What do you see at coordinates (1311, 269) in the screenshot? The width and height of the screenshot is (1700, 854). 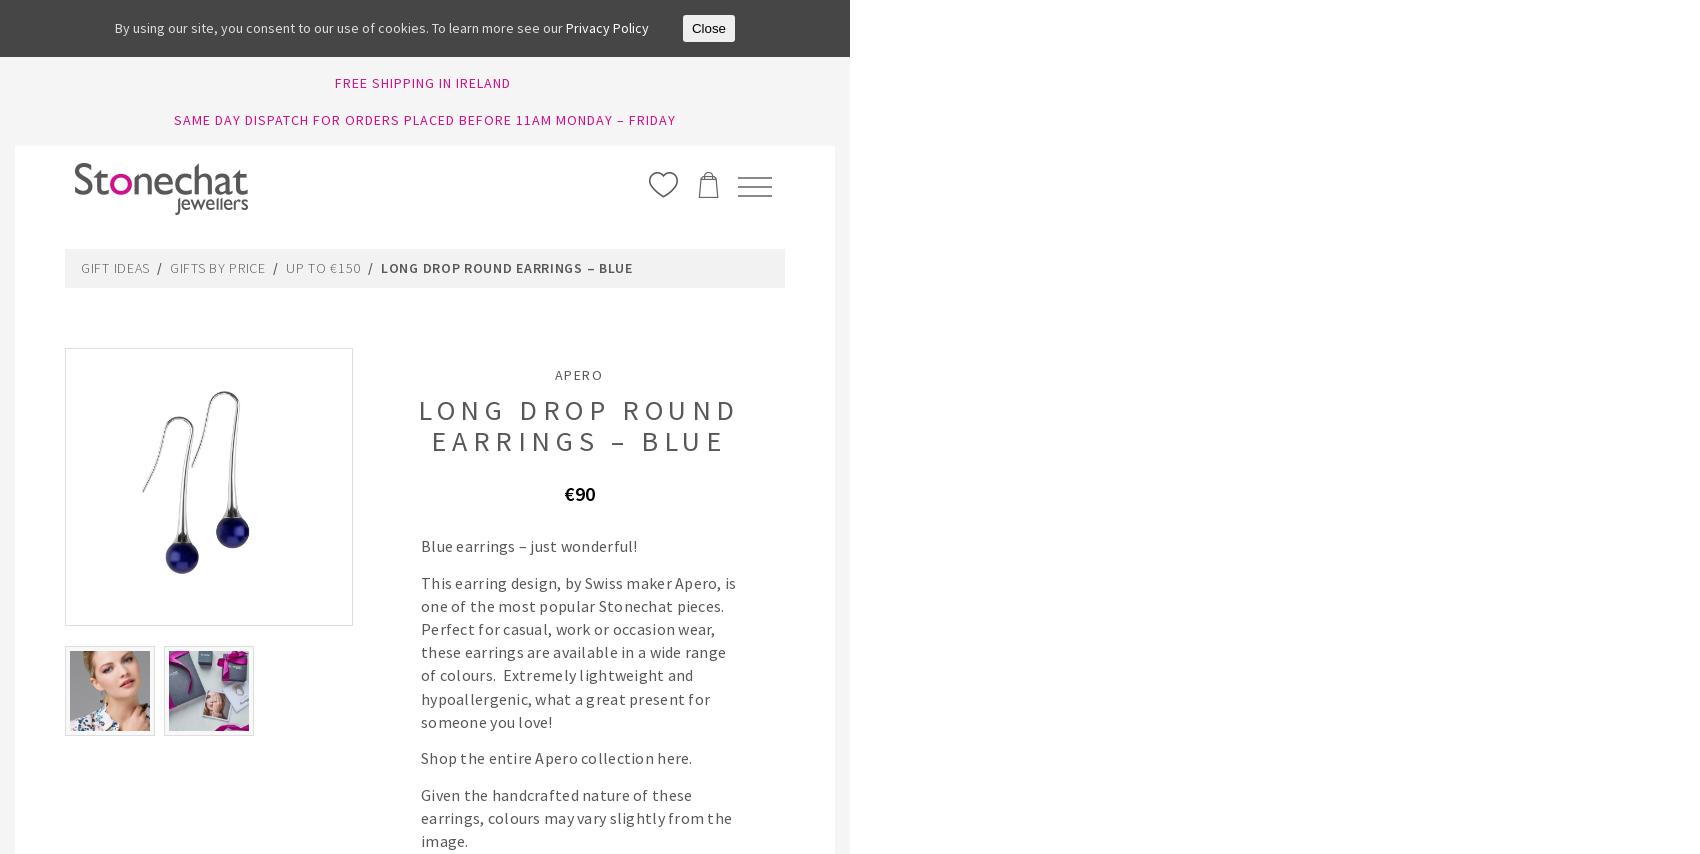 I see `'GIFTS'` at bounding box center [1311, 269].